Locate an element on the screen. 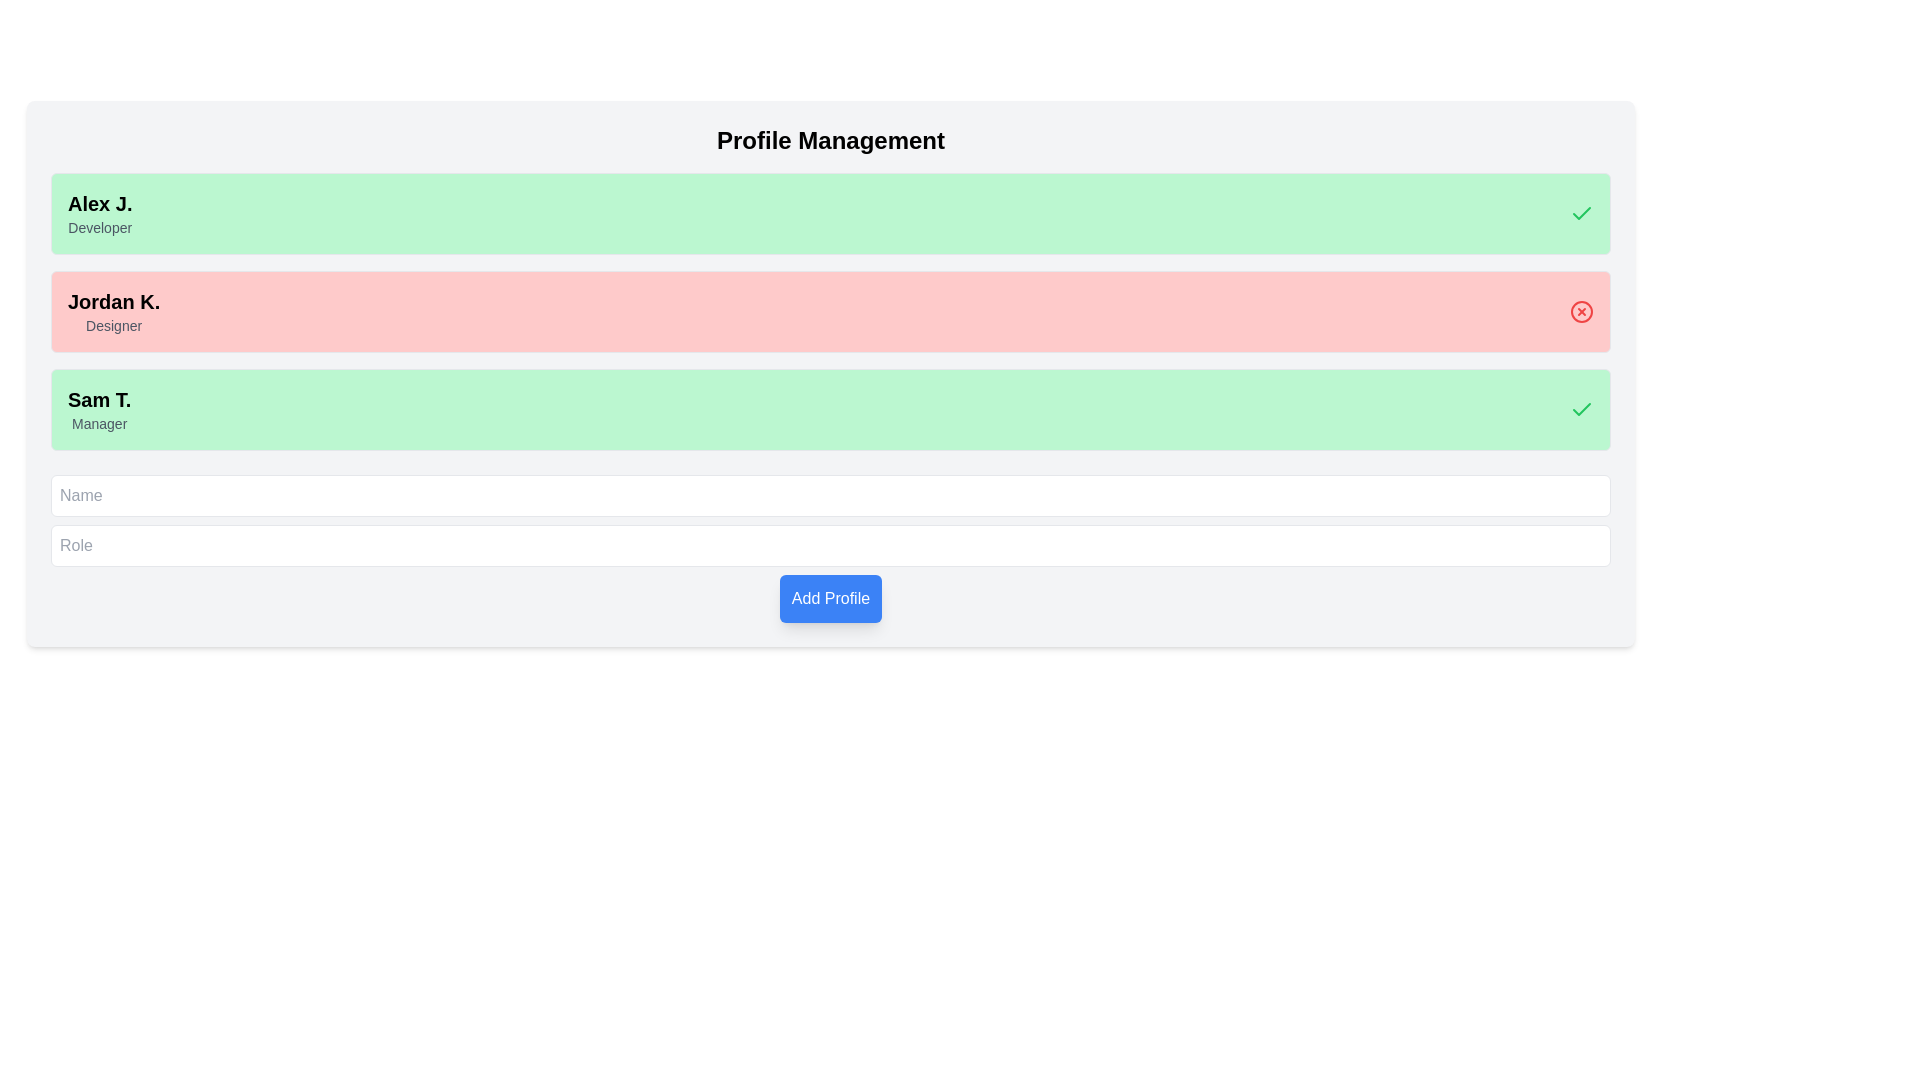 The width and height of the screenshot is (1920, 1080). the user profile name label that displays 'Alex J.' in the top-left corner of the green-highlighted profile area is located at coordinates (99, 204).